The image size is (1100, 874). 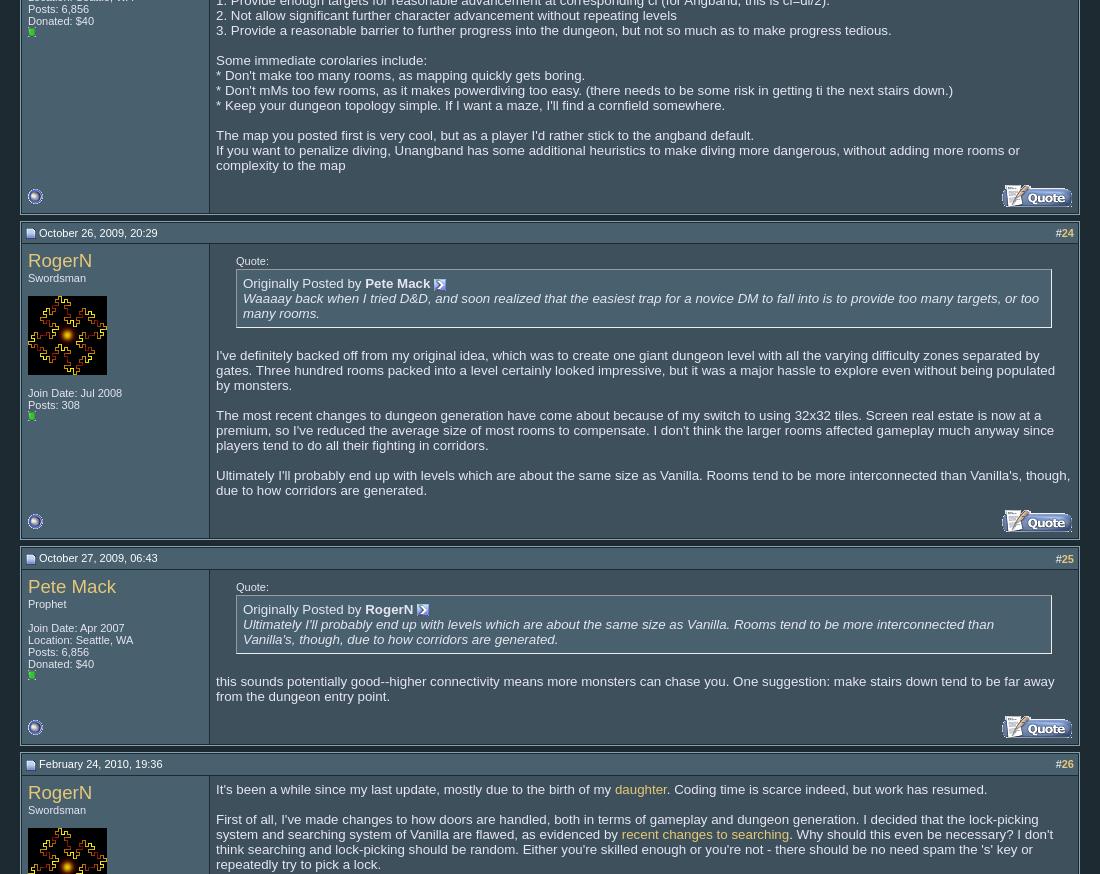 What do you see at coordinates (216, 787) in the screenshot?
I see `'It's been a while since my last update, mostly due to the birth of my'` at bounding box center [216, 787].